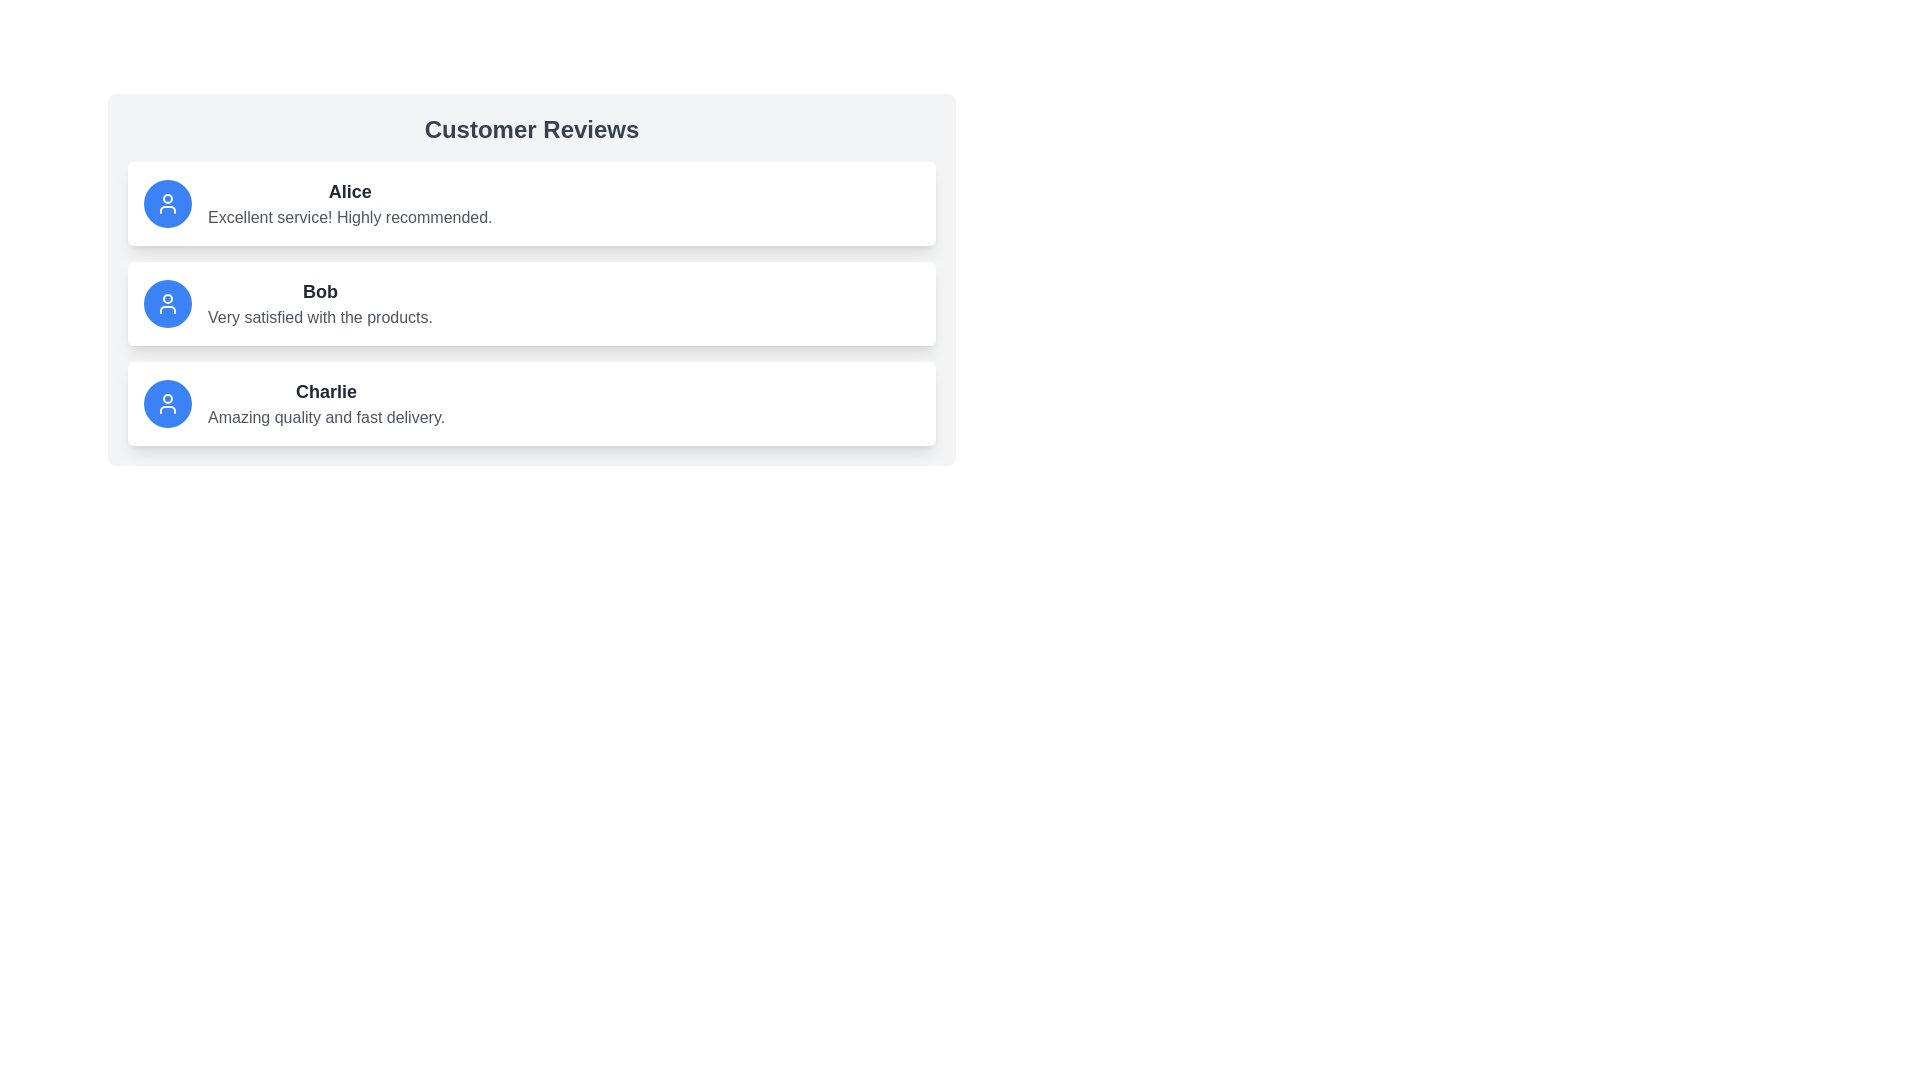 This screenshot has width=1920, height=1080. I want to click on the text block containing the title 'Alice' and the testimonial 'Excellent service! Highly recommended.', so click(350, 204).